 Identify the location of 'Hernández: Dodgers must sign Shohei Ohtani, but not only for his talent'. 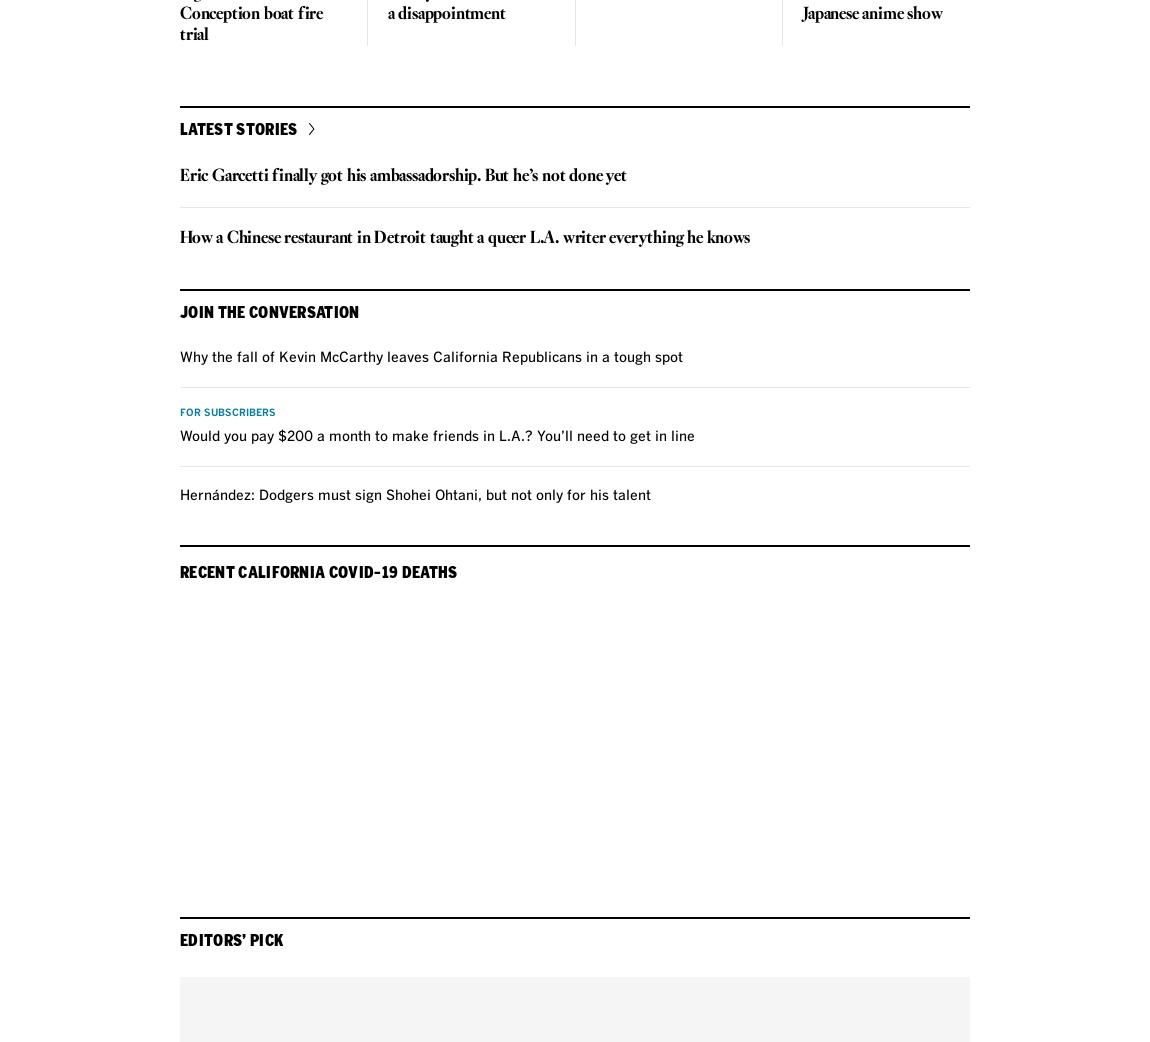
(415, 495).